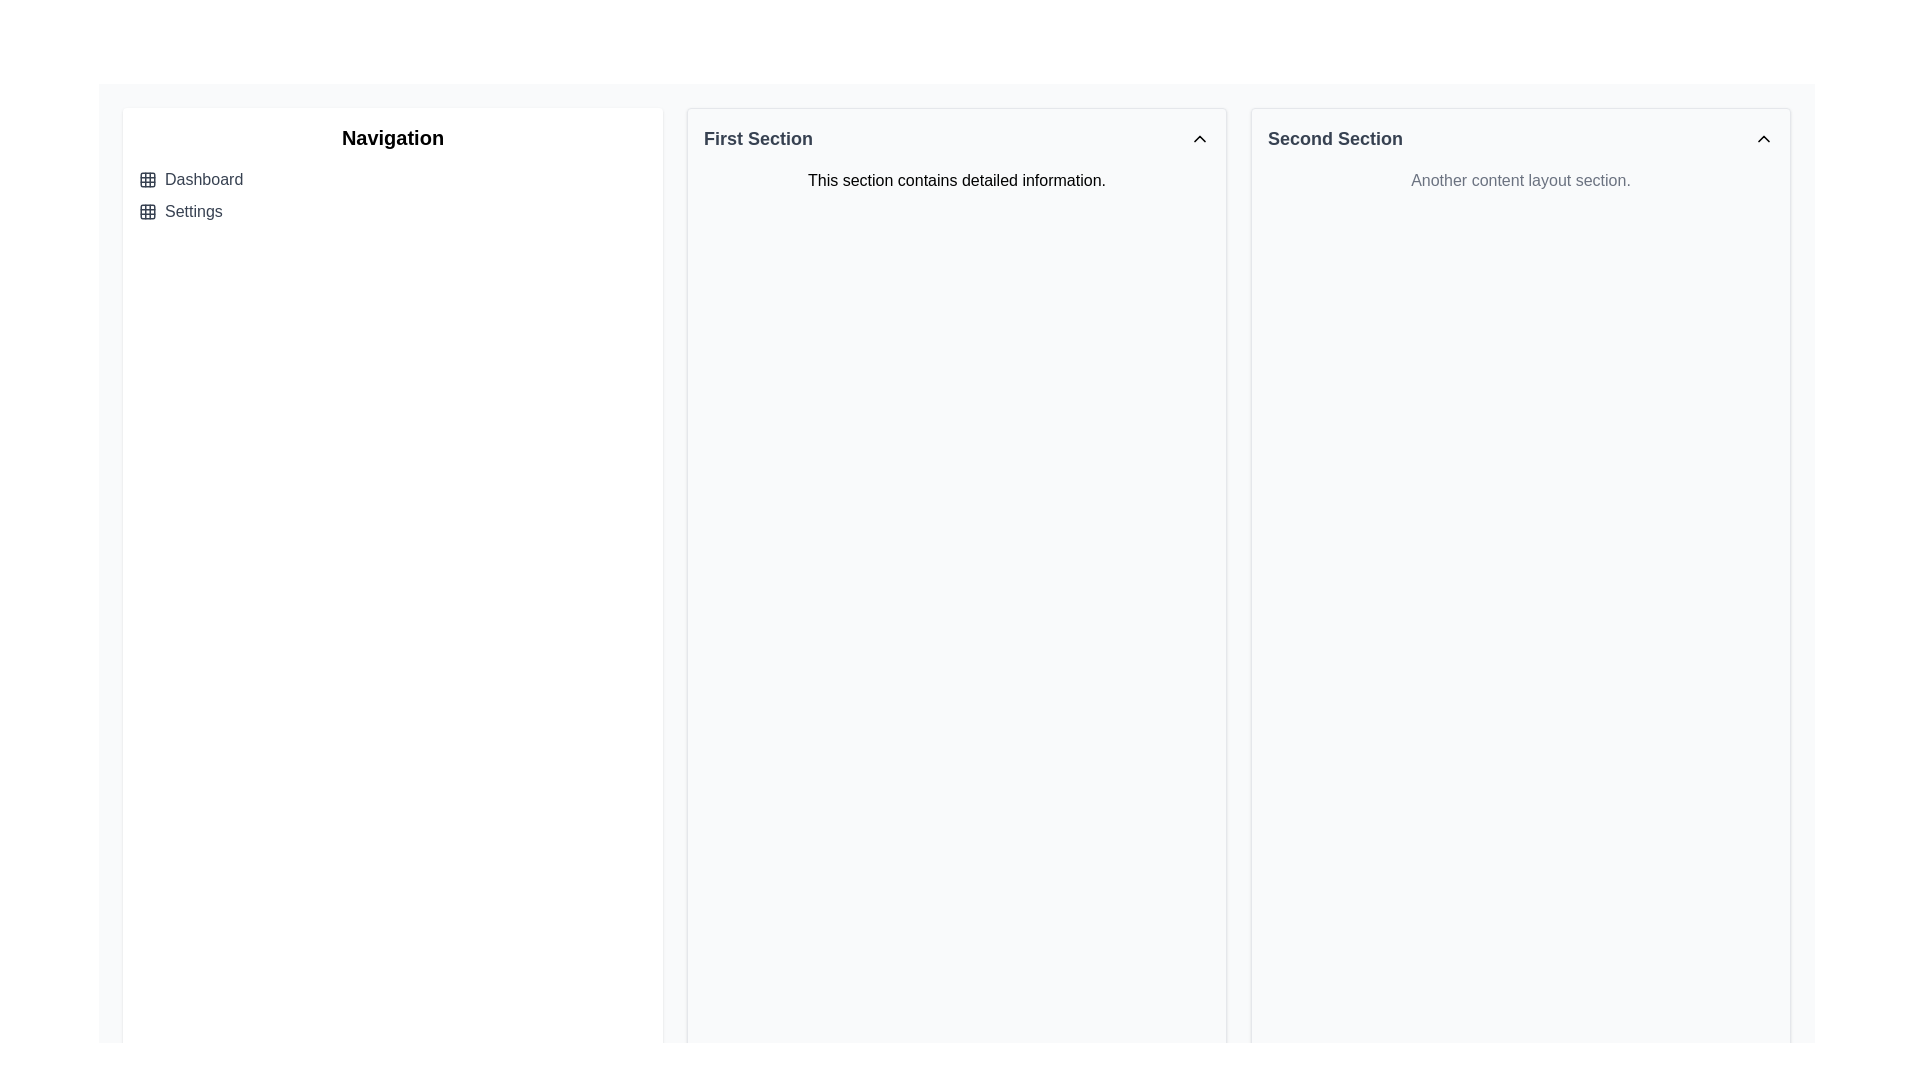 This screenshot has width=1920, height=1080. What do you see at coordinates (393, 212) in the screenshot?
I see `the 'Settings' navigation link located in the left navigation panel, positioned below the 'Dashboard' item` at bounding box center [393, 212].